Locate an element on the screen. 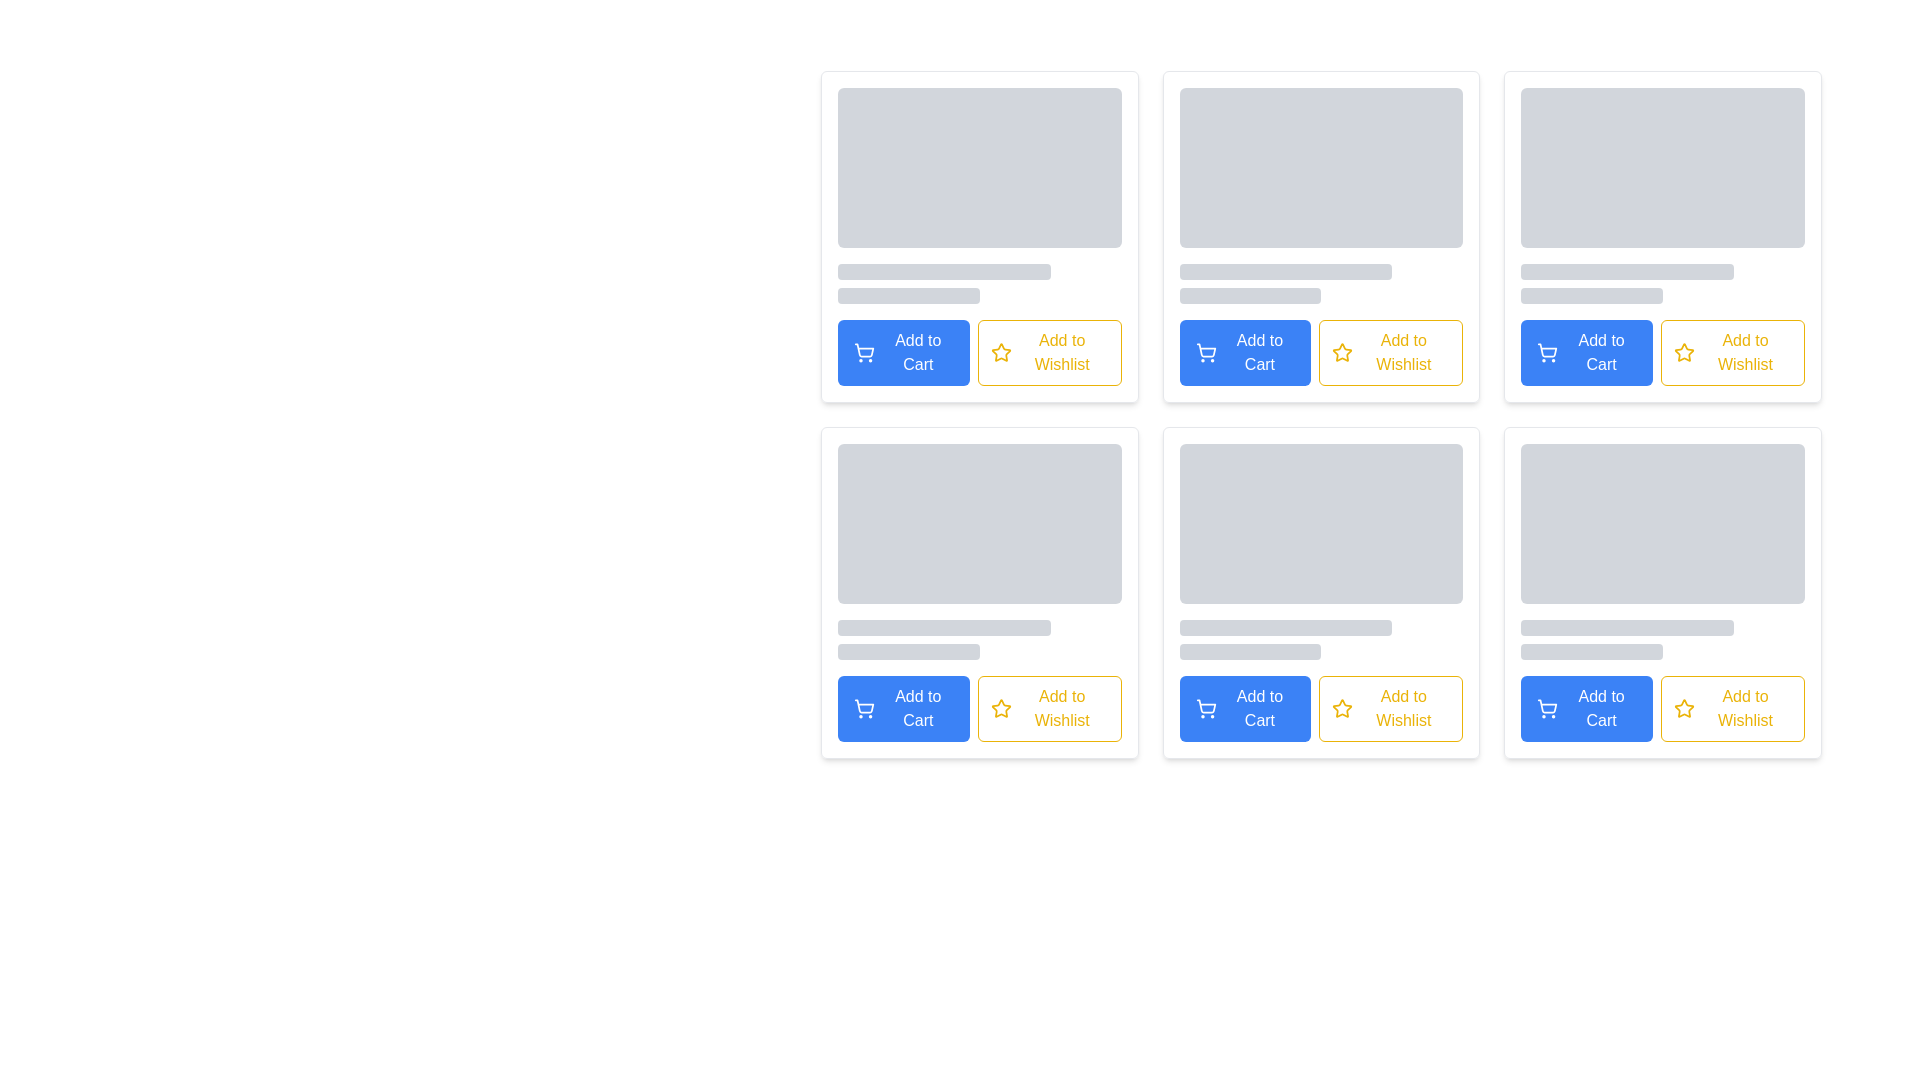 This screenshot has width=1920, height=1080. the 'Add to Cart' button associated with the shopping cart icon, which represents adding a product to the shopping cart is located at coordinates (1205, 349).